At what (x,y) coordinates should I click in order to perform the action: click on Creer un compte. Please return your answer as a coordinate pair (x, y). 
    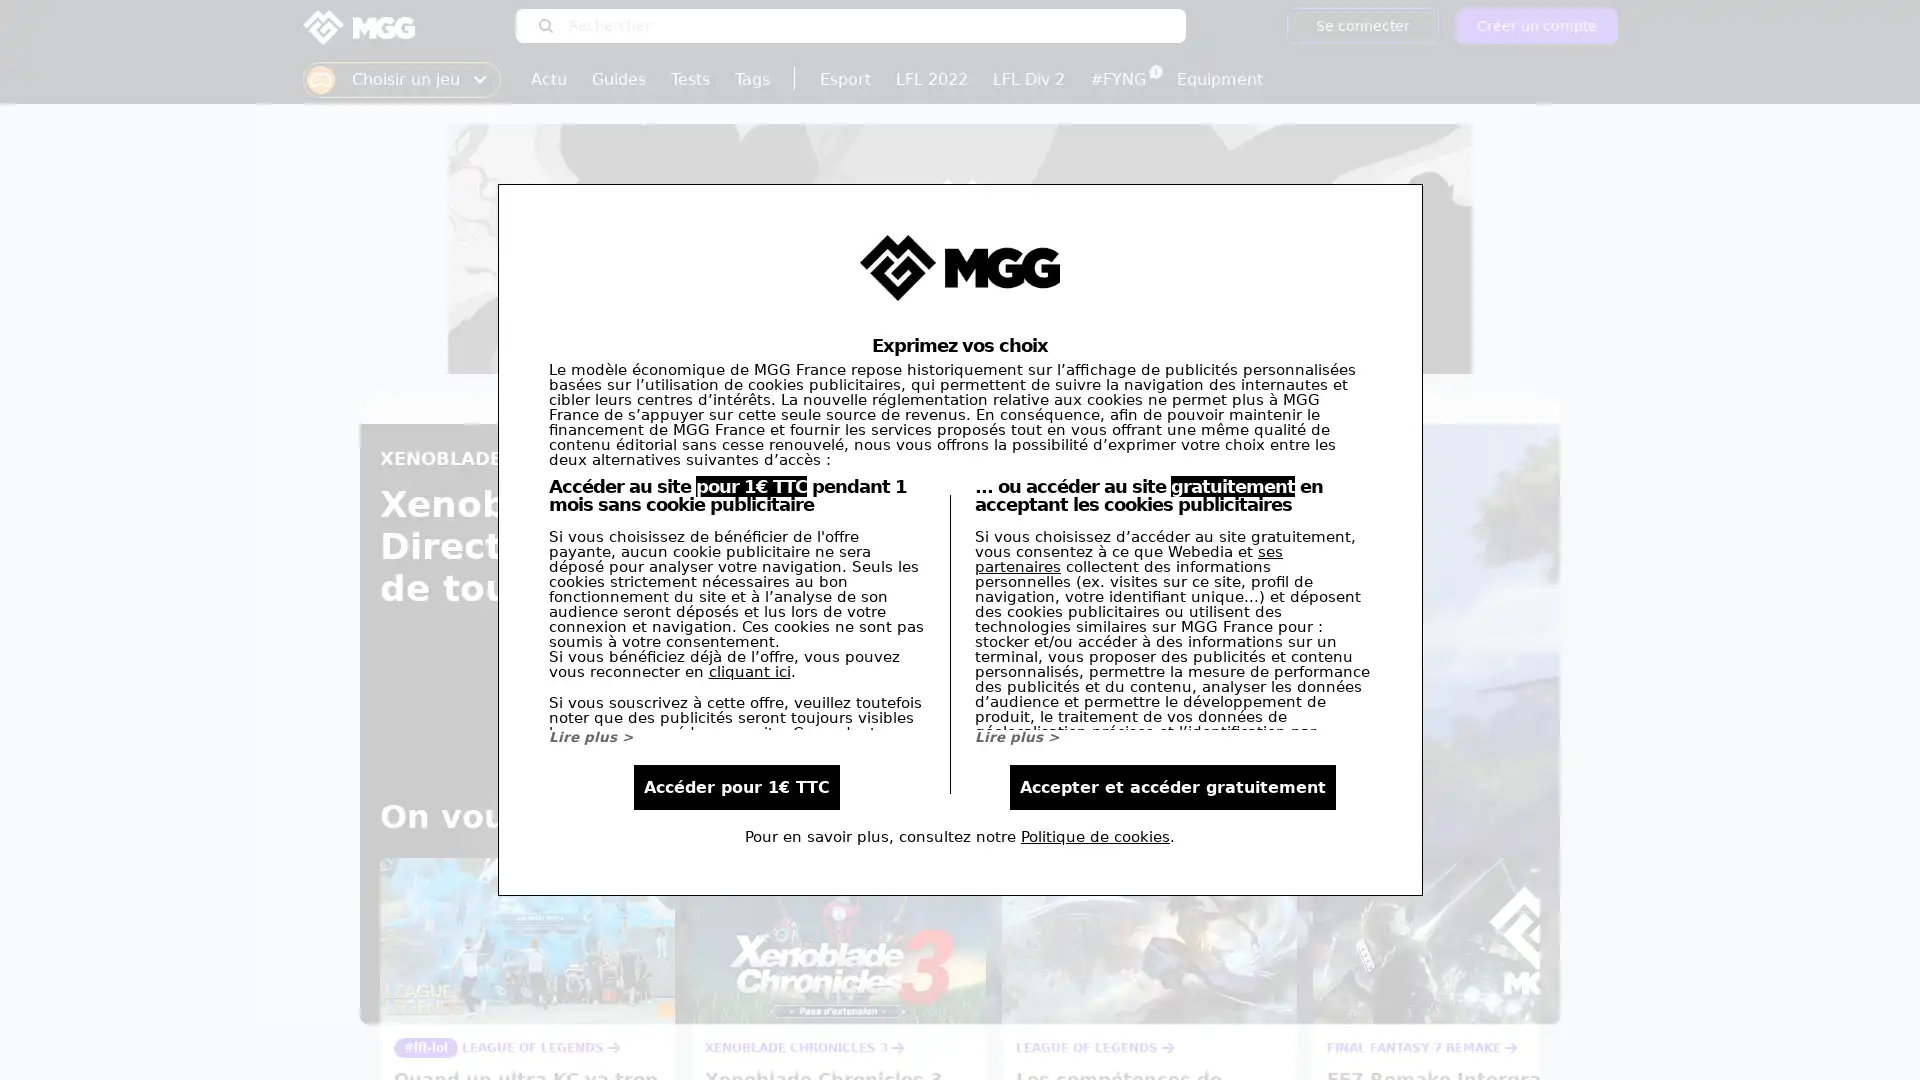
    Looking at the image, I should click on (1535, 26).